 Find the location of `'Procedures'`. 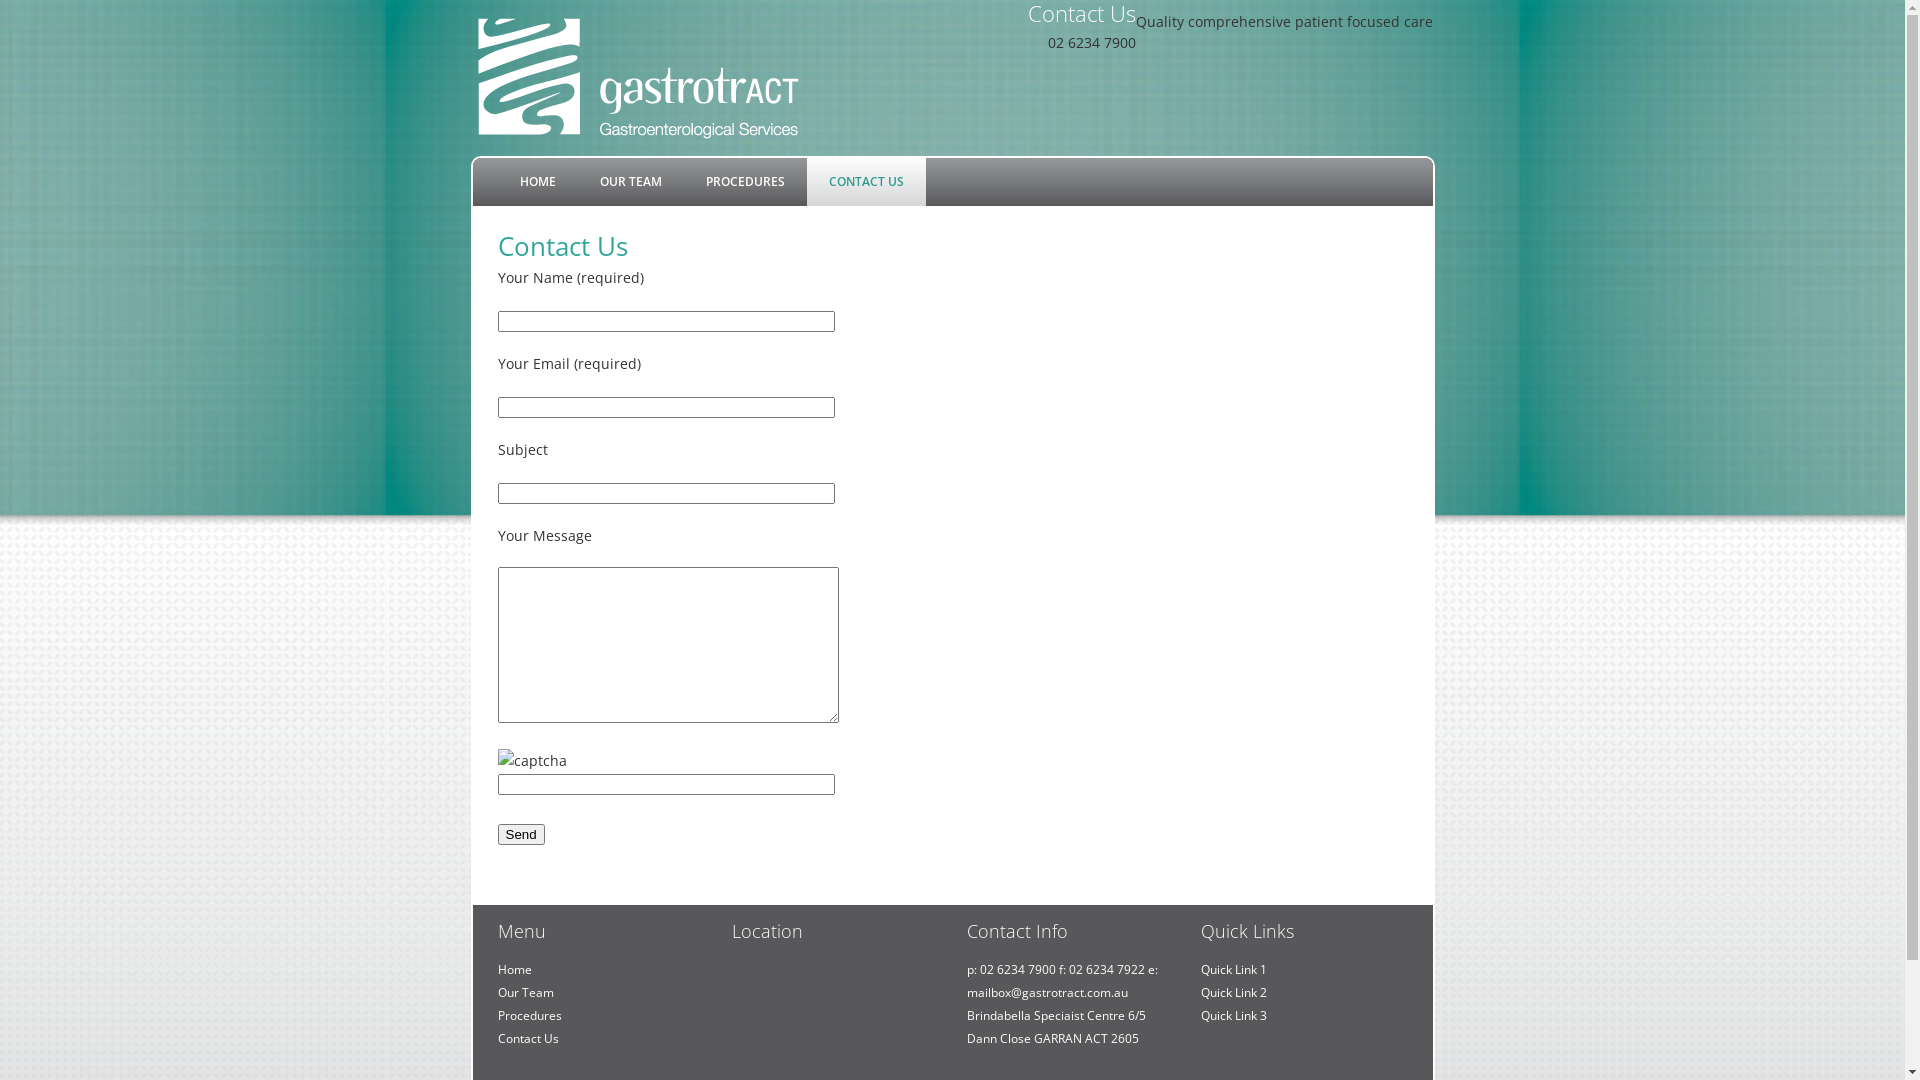

'Procedures' is located at coordinates (529, 1015).